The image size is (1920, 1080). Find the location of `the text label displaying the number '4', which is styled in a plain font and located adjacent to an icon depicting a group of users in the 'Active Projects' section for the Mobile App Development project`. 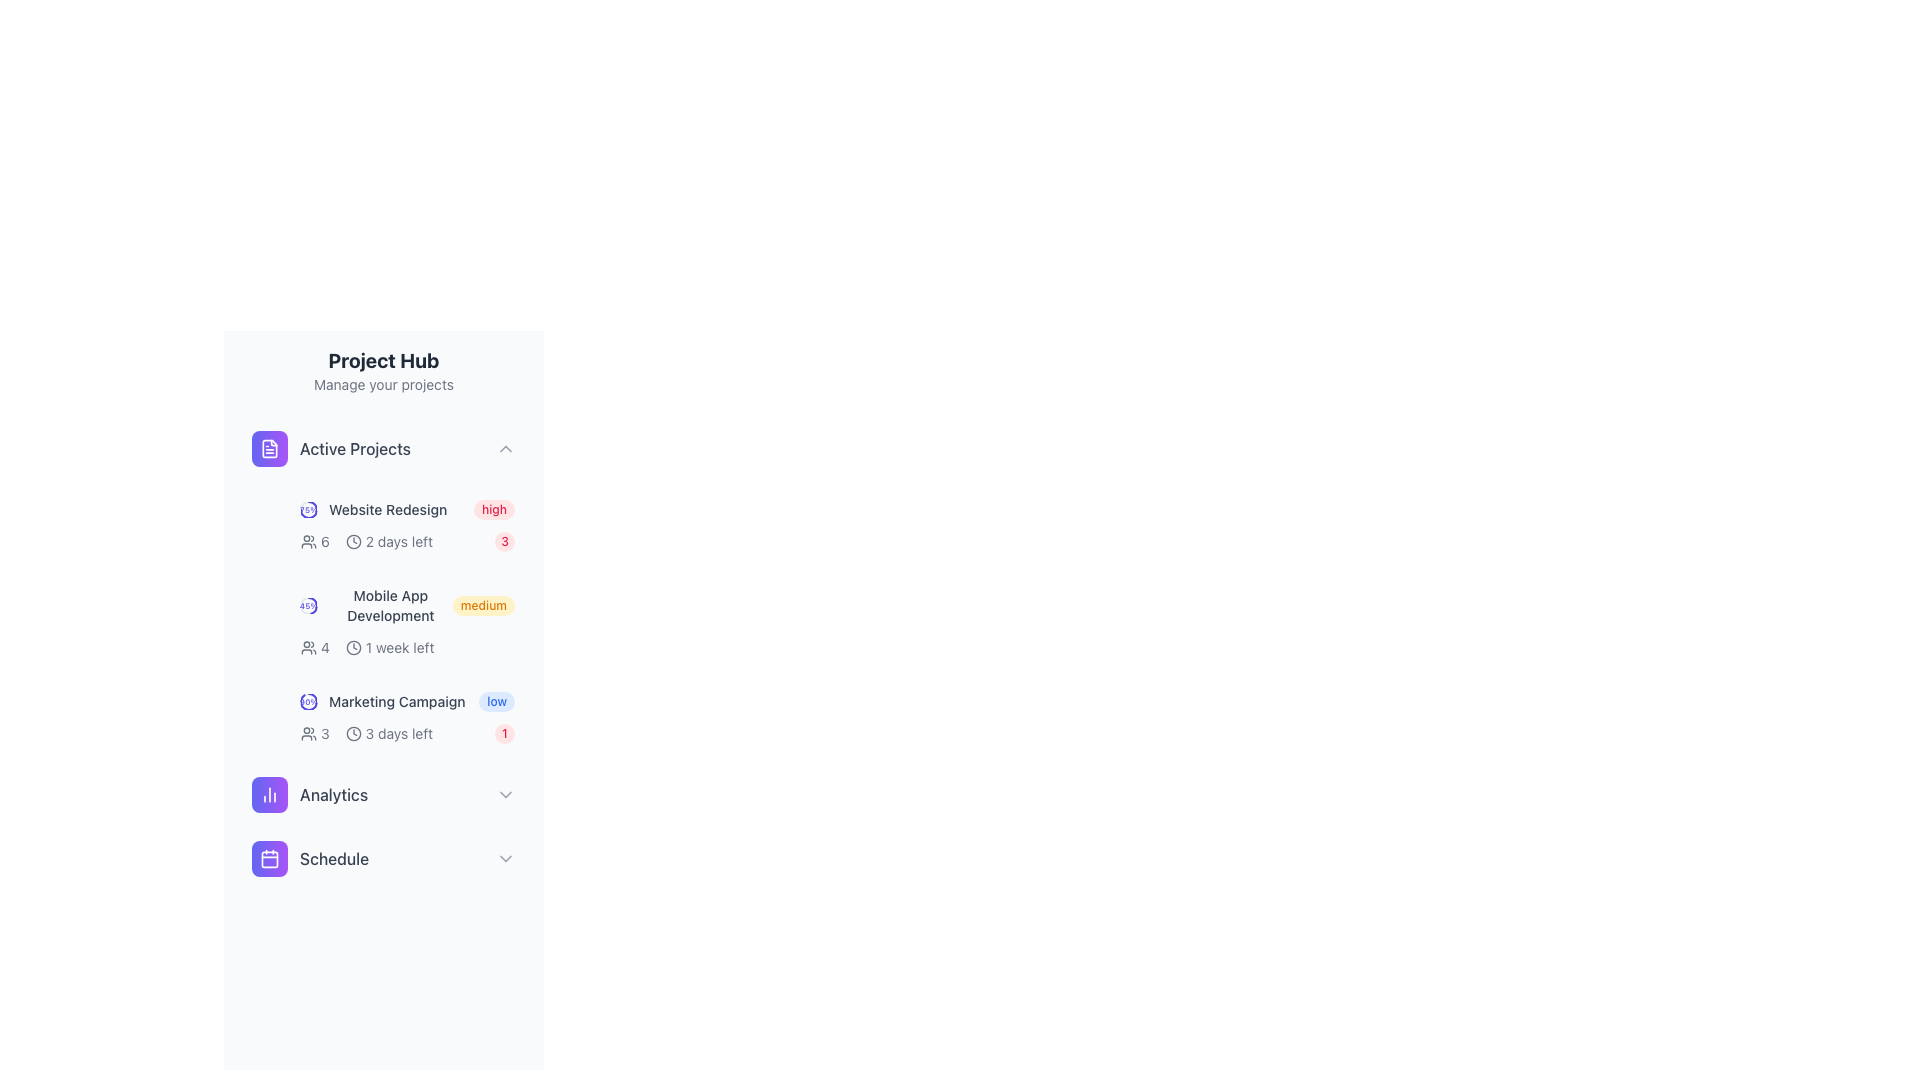

the text label displaying the number '4', which is styled in a plain font and located adjacent to an icon depicting a group of users in the 'Active Projects' section for the Mobile App Development project is located at coordinates (325, 648).